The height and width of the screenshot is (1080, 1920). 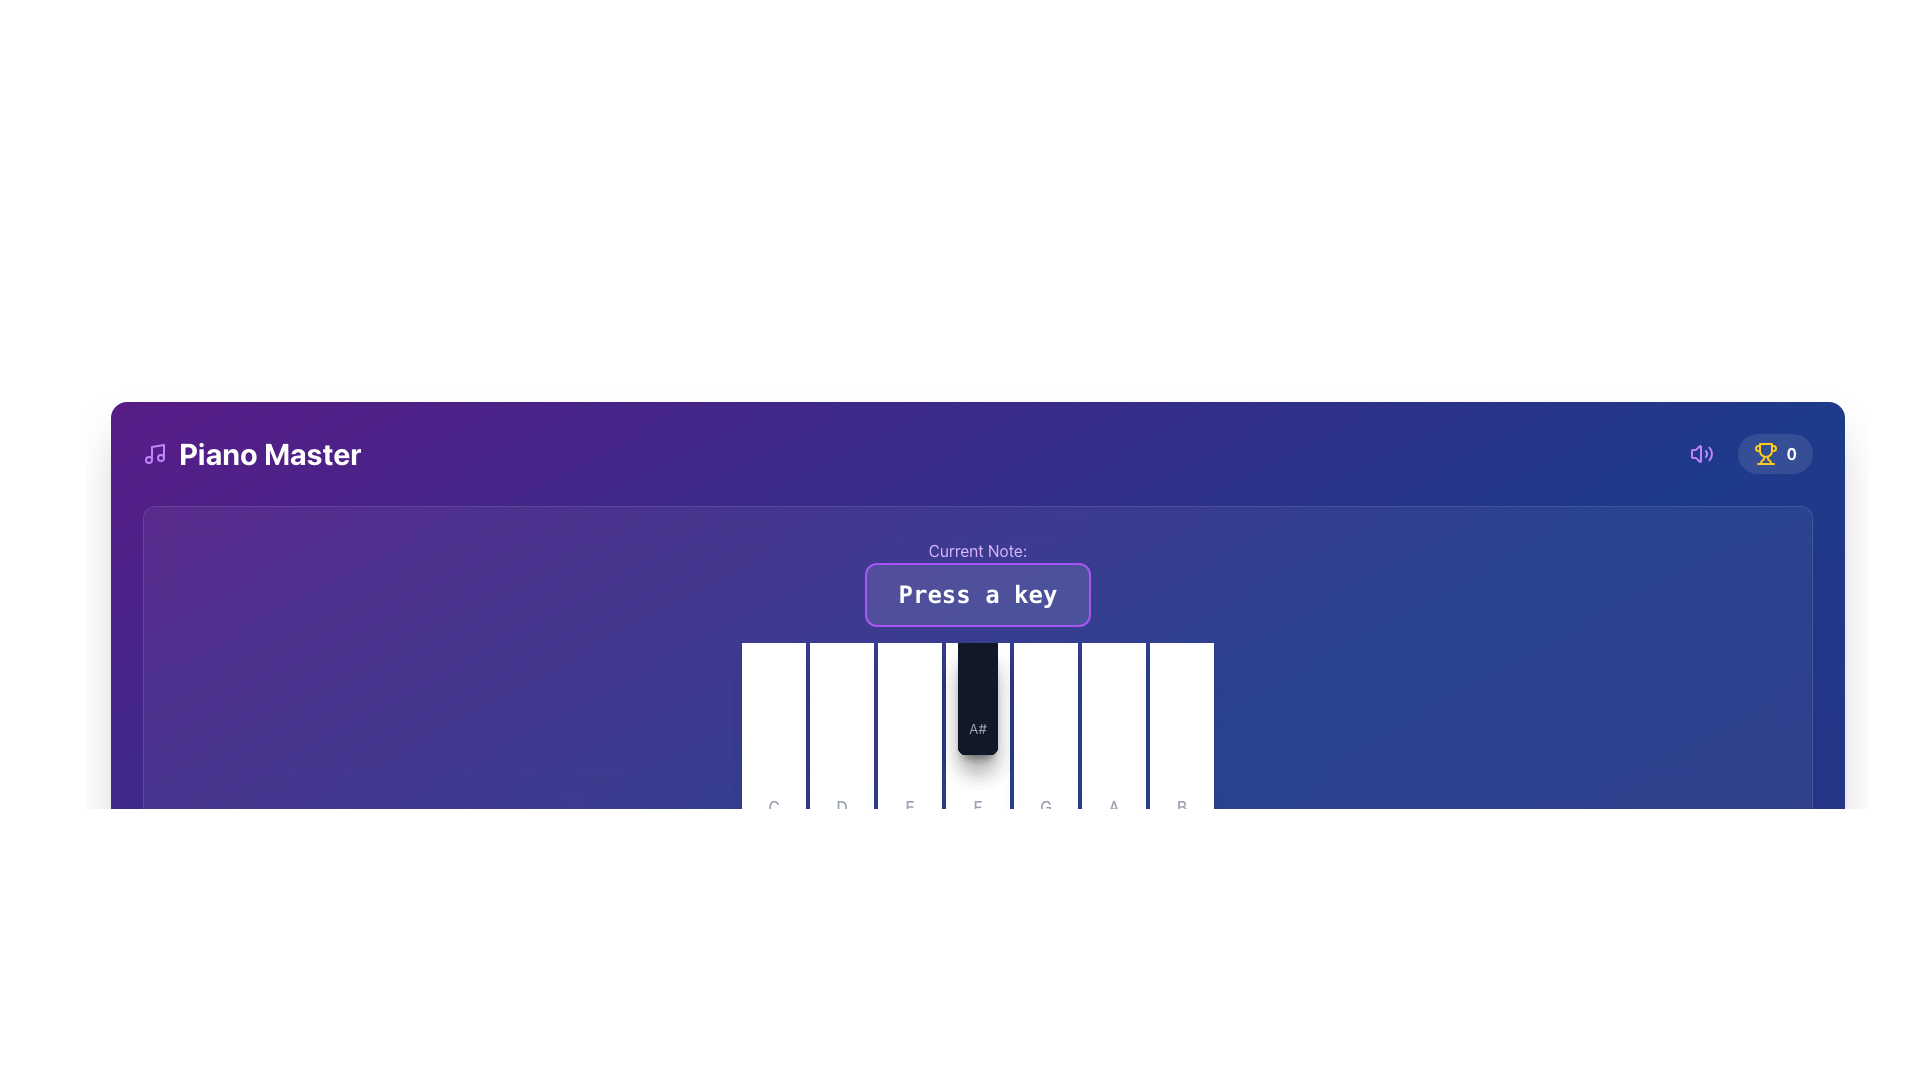 I want to click on the static text element that serves as a label for the corresponding piano key, providing a visual cue about the musical note associated with the key, so click(x=841, y=805).